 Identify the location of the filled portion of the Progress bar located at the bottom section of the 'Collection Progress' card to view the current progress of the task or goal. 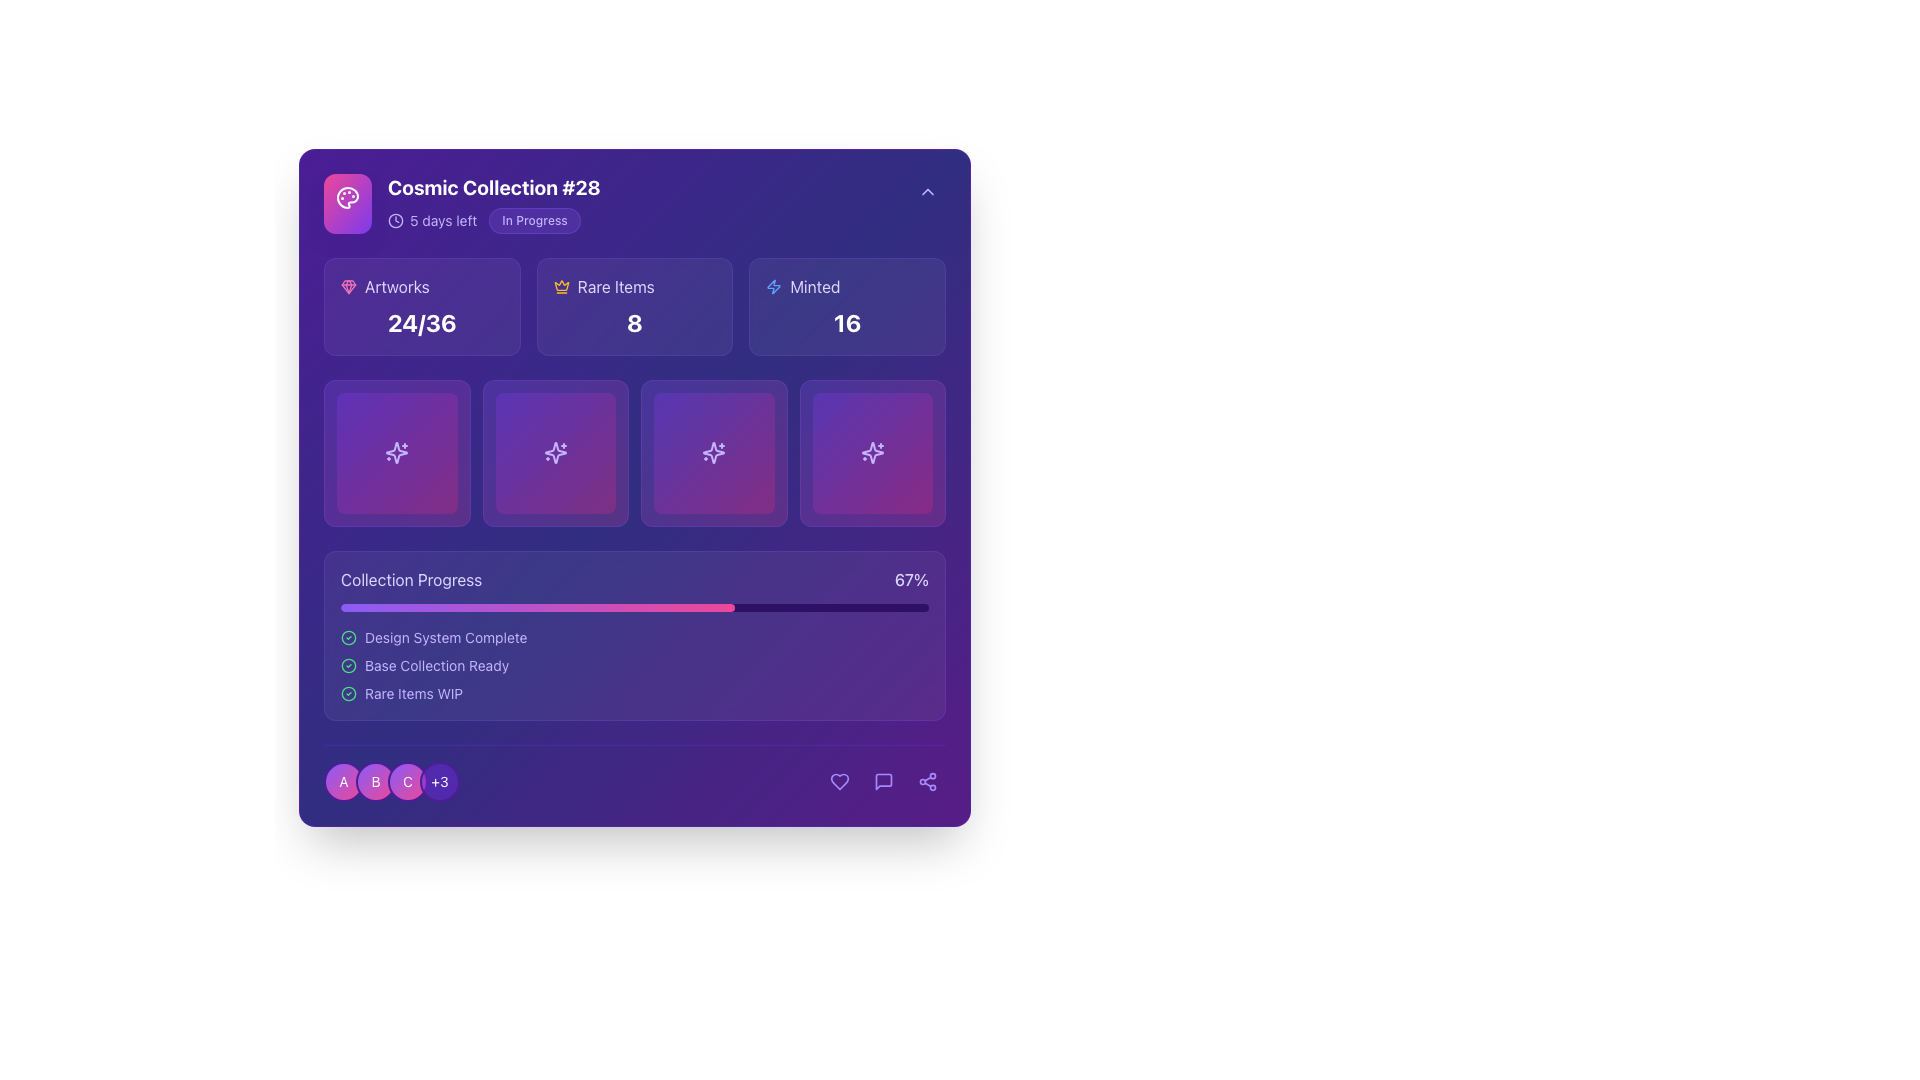
(537, 606).